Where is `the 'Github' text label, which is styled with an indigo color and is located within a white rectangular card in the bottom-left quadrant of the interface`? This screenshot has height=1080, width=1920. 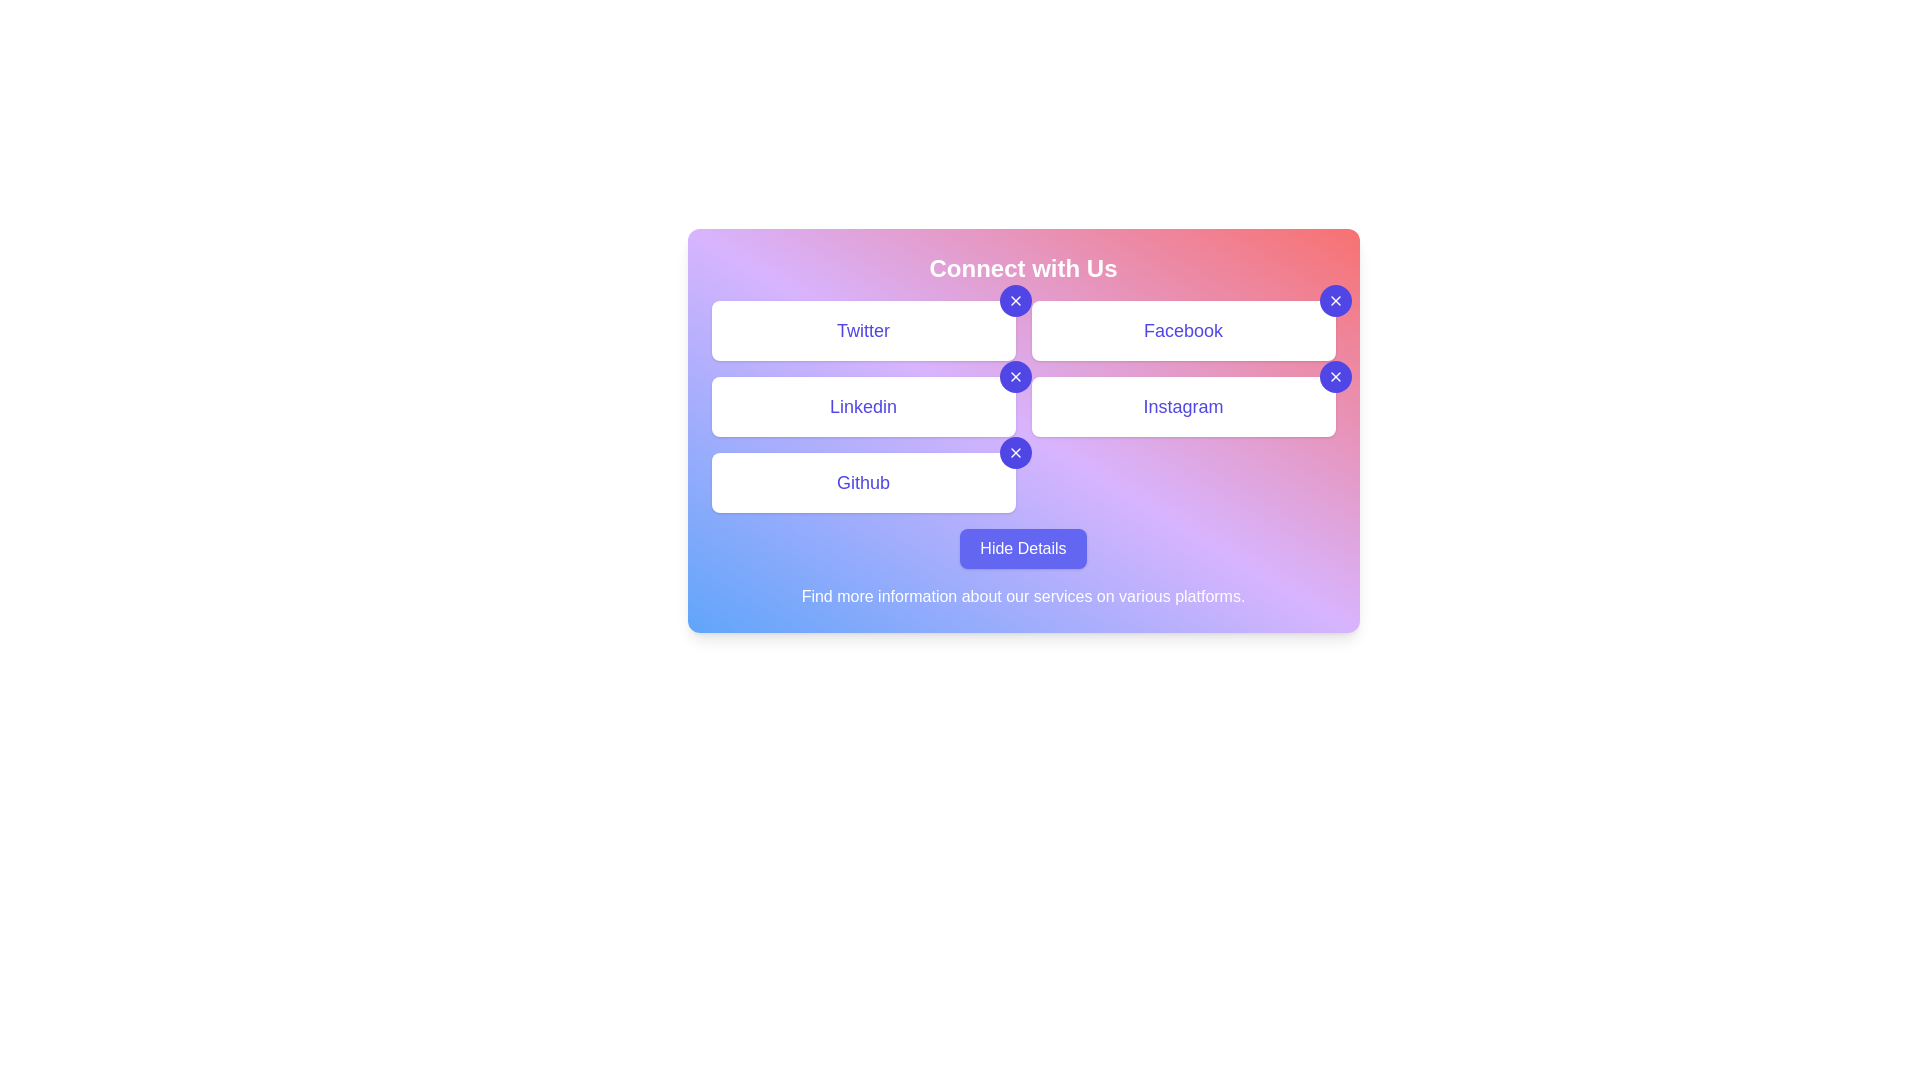 the 'Github' text label, which is styled with an indigo color and is located within a white rectangular card in the bottom-left quadrant of the interface is located at coordinates (863, 482).